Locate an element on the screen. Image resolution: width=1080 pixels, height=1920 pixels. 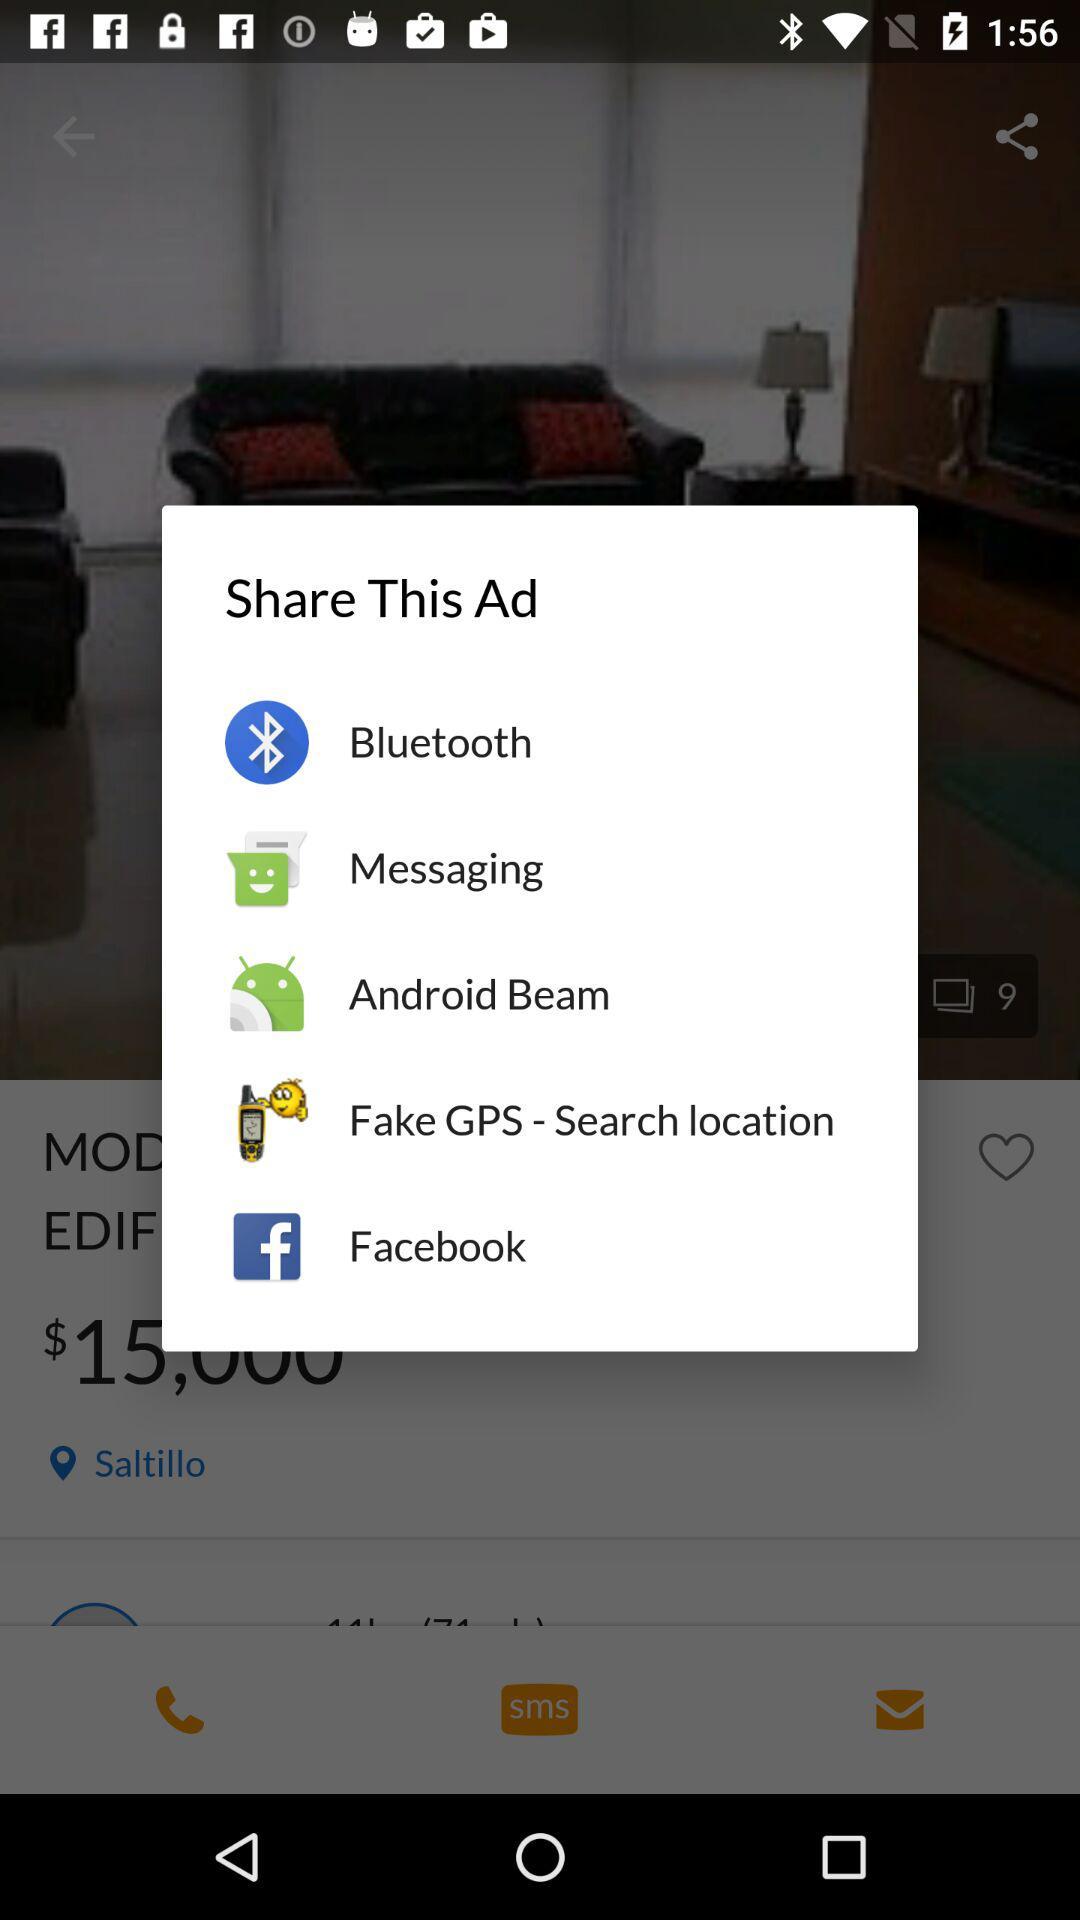
item above messaging item is located at coordinates (600, 741).